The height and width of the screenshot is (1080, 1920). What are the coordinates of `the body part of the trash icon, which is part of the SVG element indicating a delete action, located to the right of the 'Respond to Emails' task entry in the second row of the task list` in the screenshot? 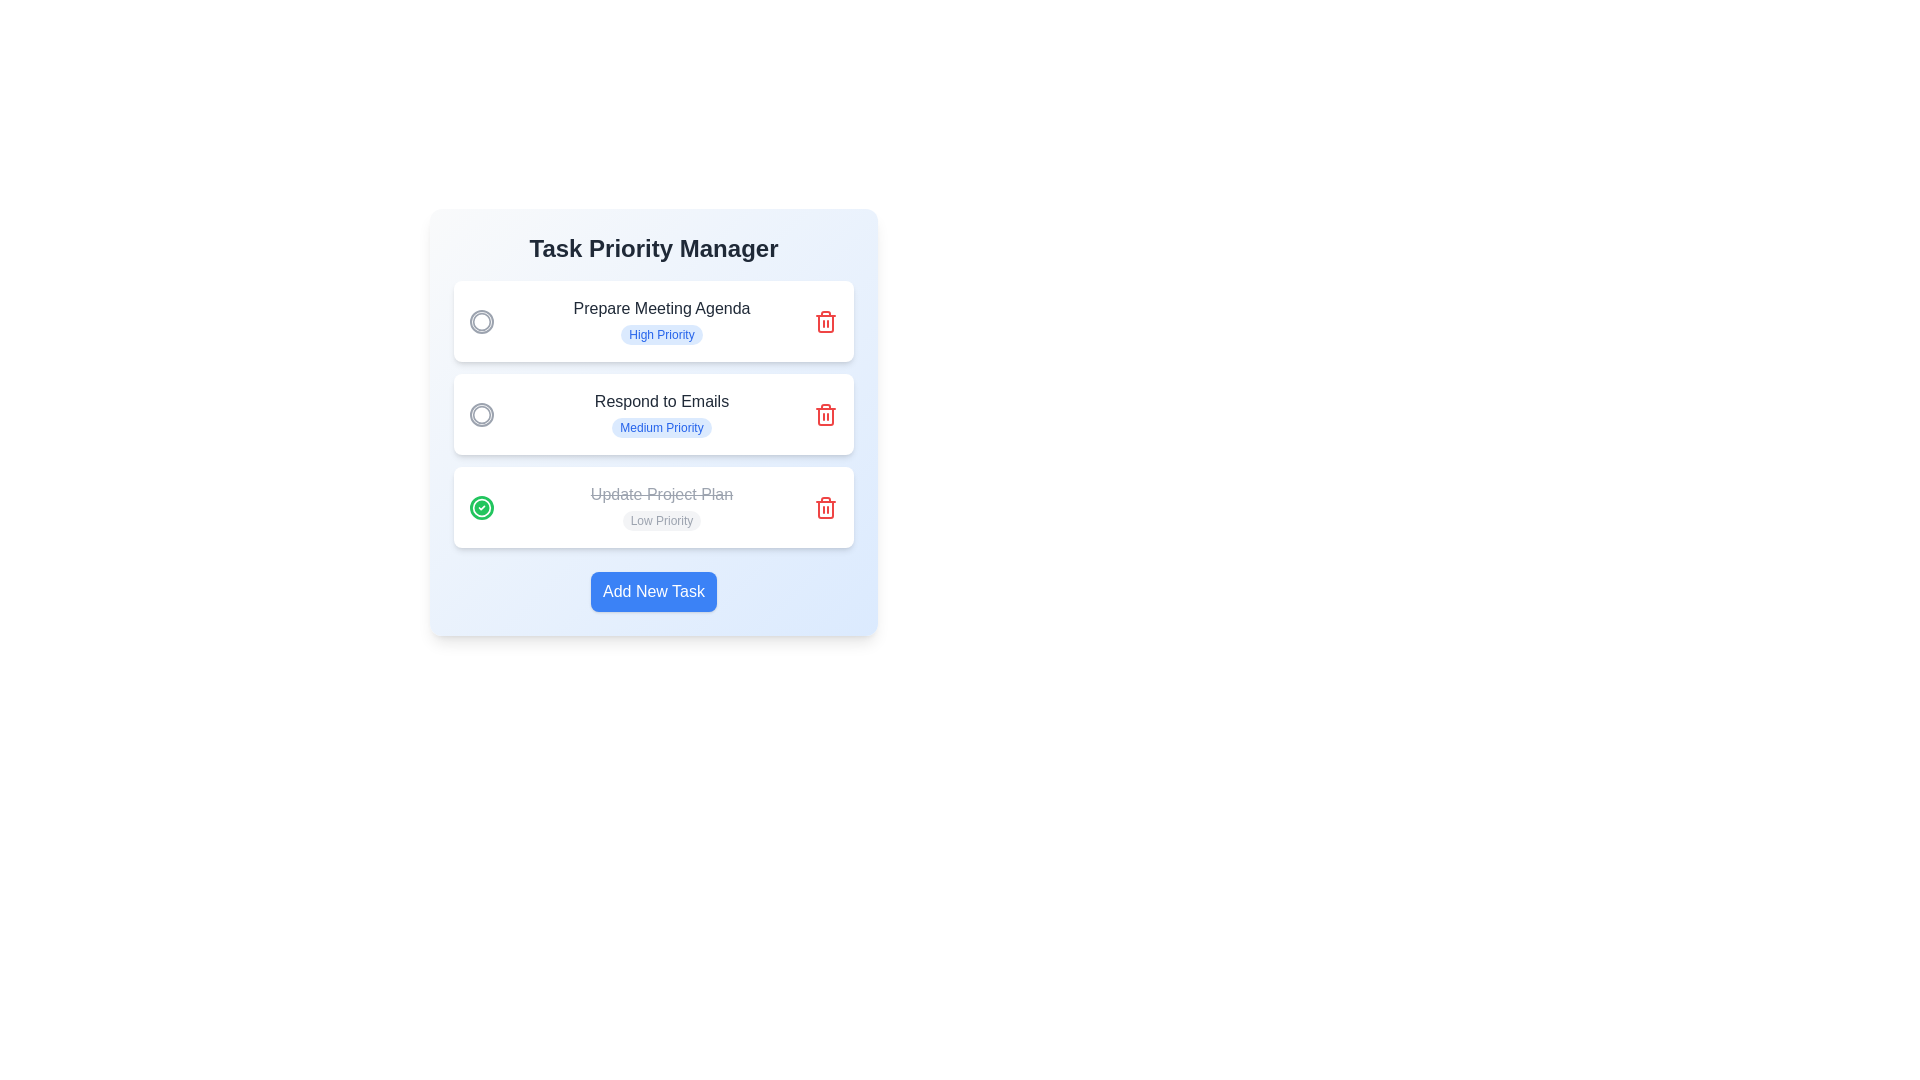 It's located at (825, 415).